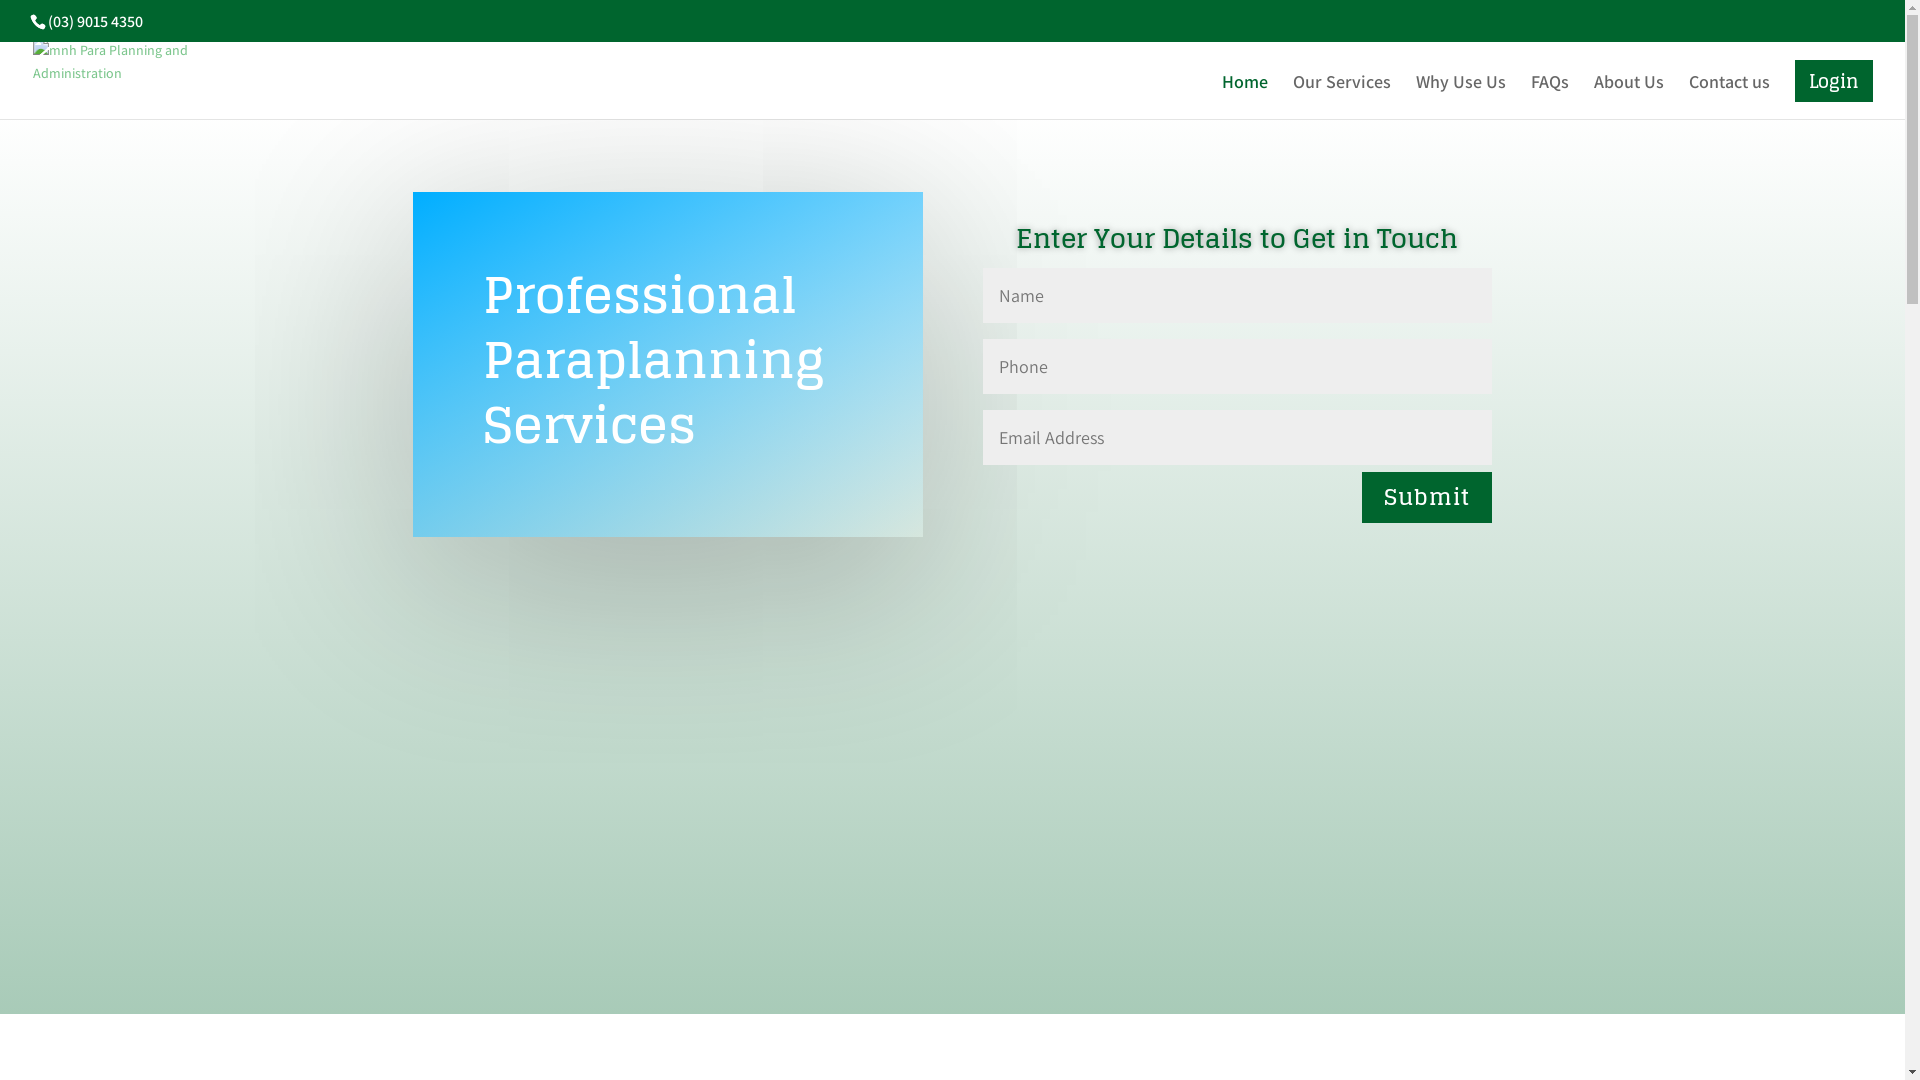 This screenshot has width=1920, height=1080. Describe the element at coordinates (1292, 96) in the screenshot. I see `'Our Services'` at that location.